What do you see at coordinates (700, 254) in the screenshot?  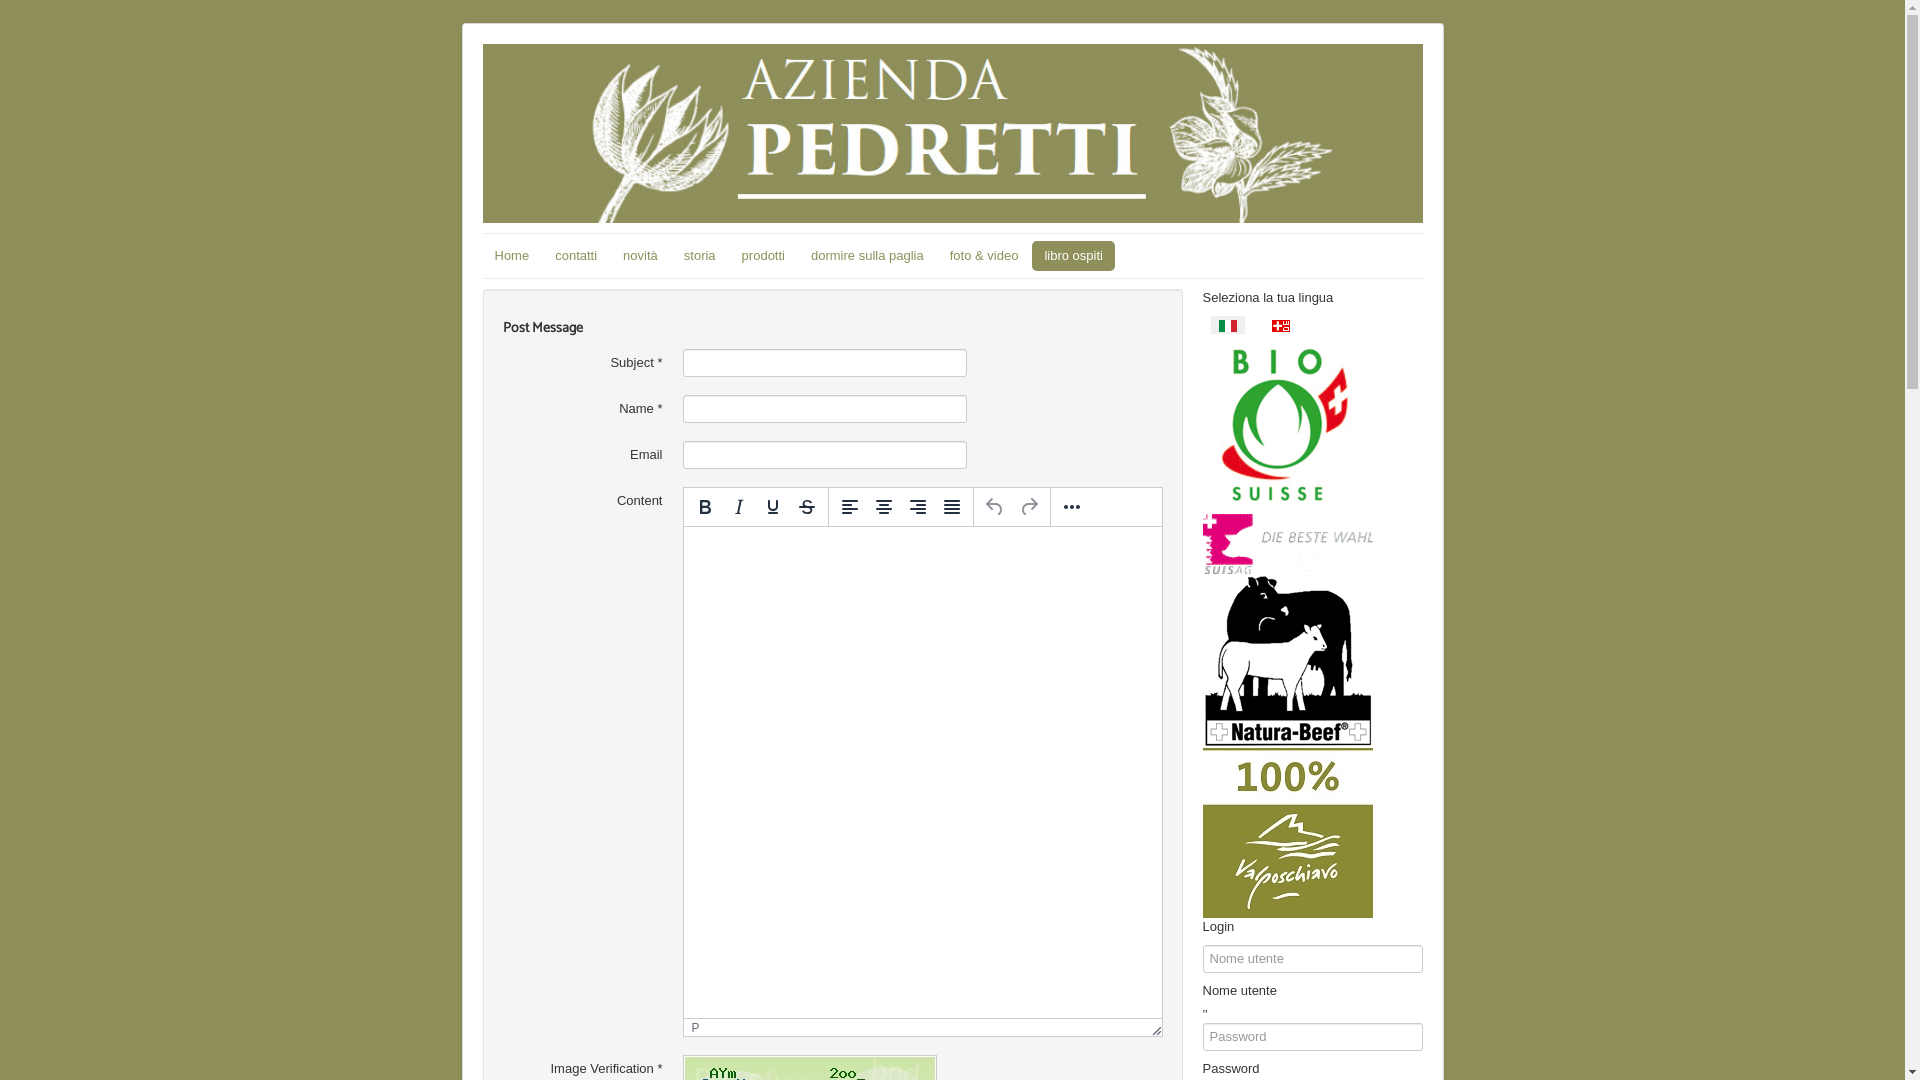 I see `'storia'` at bounding box center [700, 254].